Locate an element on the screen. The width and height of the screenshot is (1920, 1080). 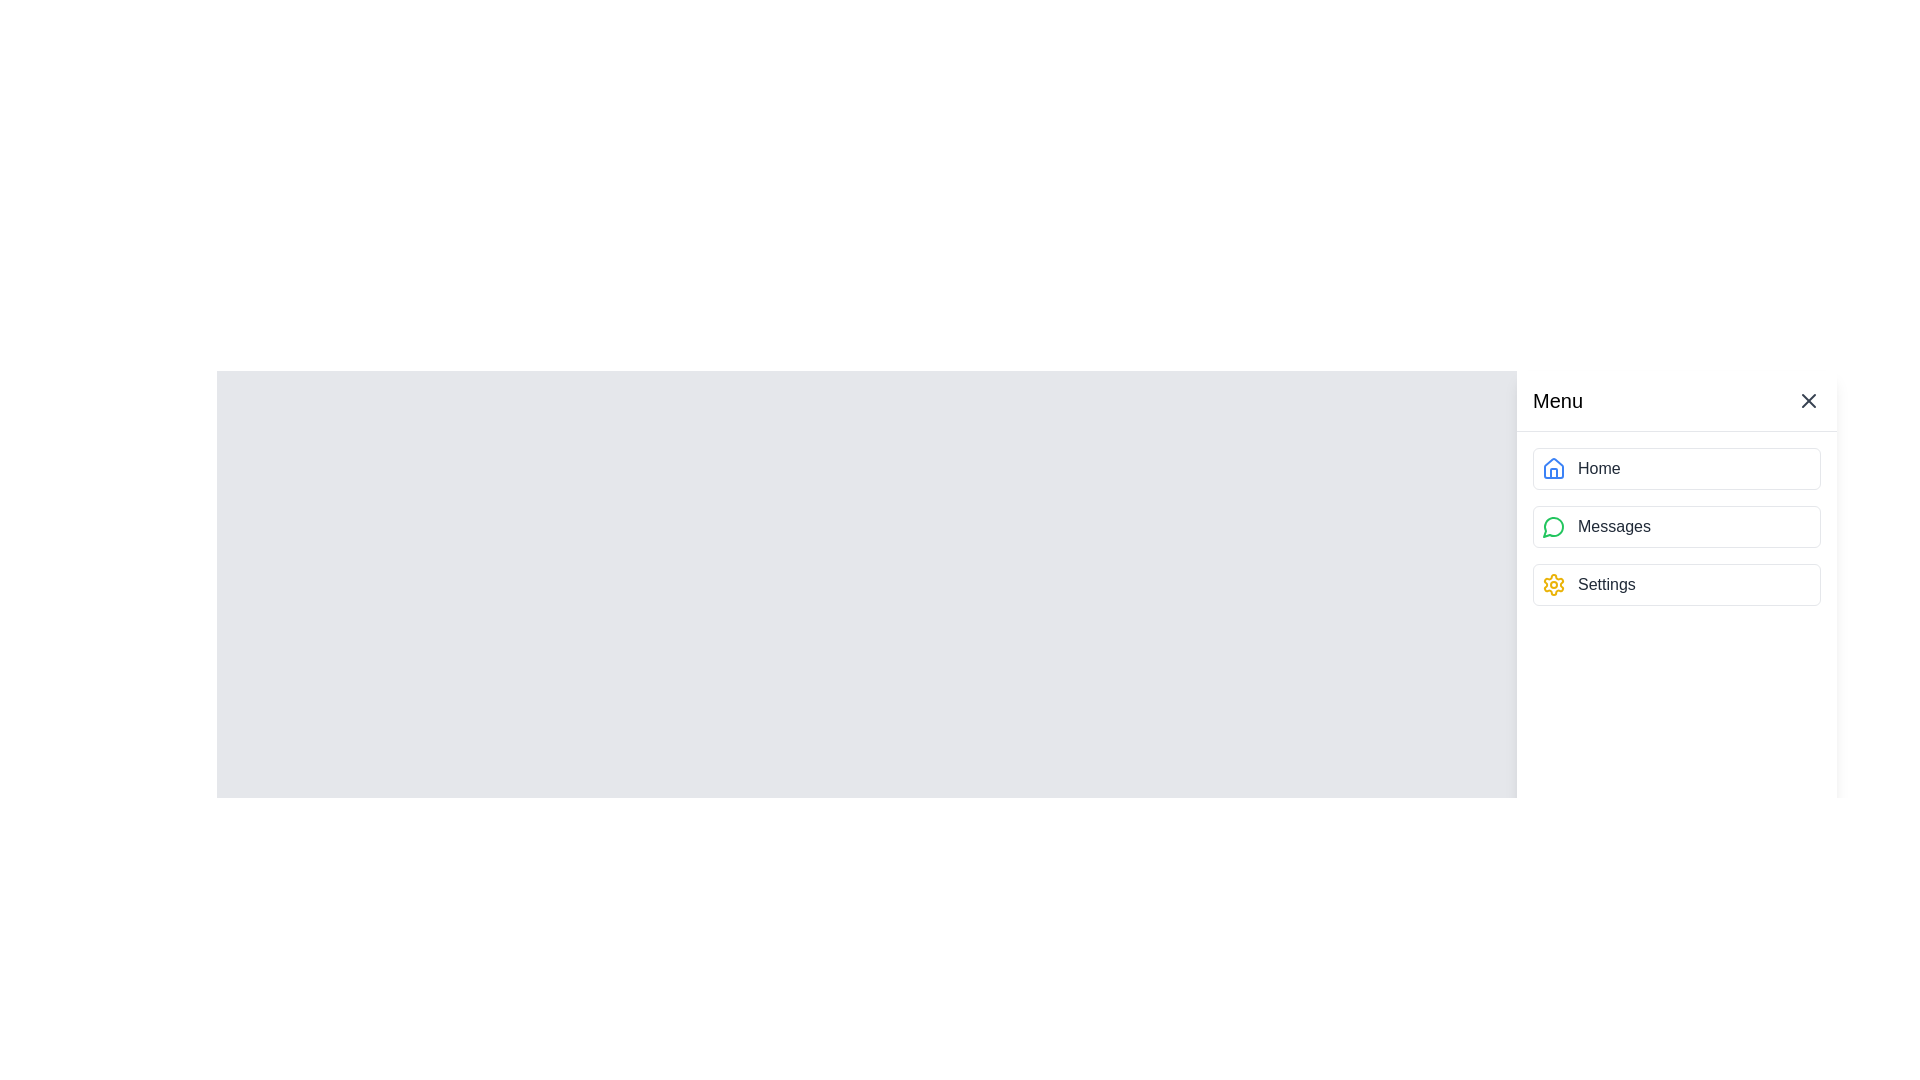
the Close button located at the top-right corner of the menu panel is located at coordinates (1809, 401).